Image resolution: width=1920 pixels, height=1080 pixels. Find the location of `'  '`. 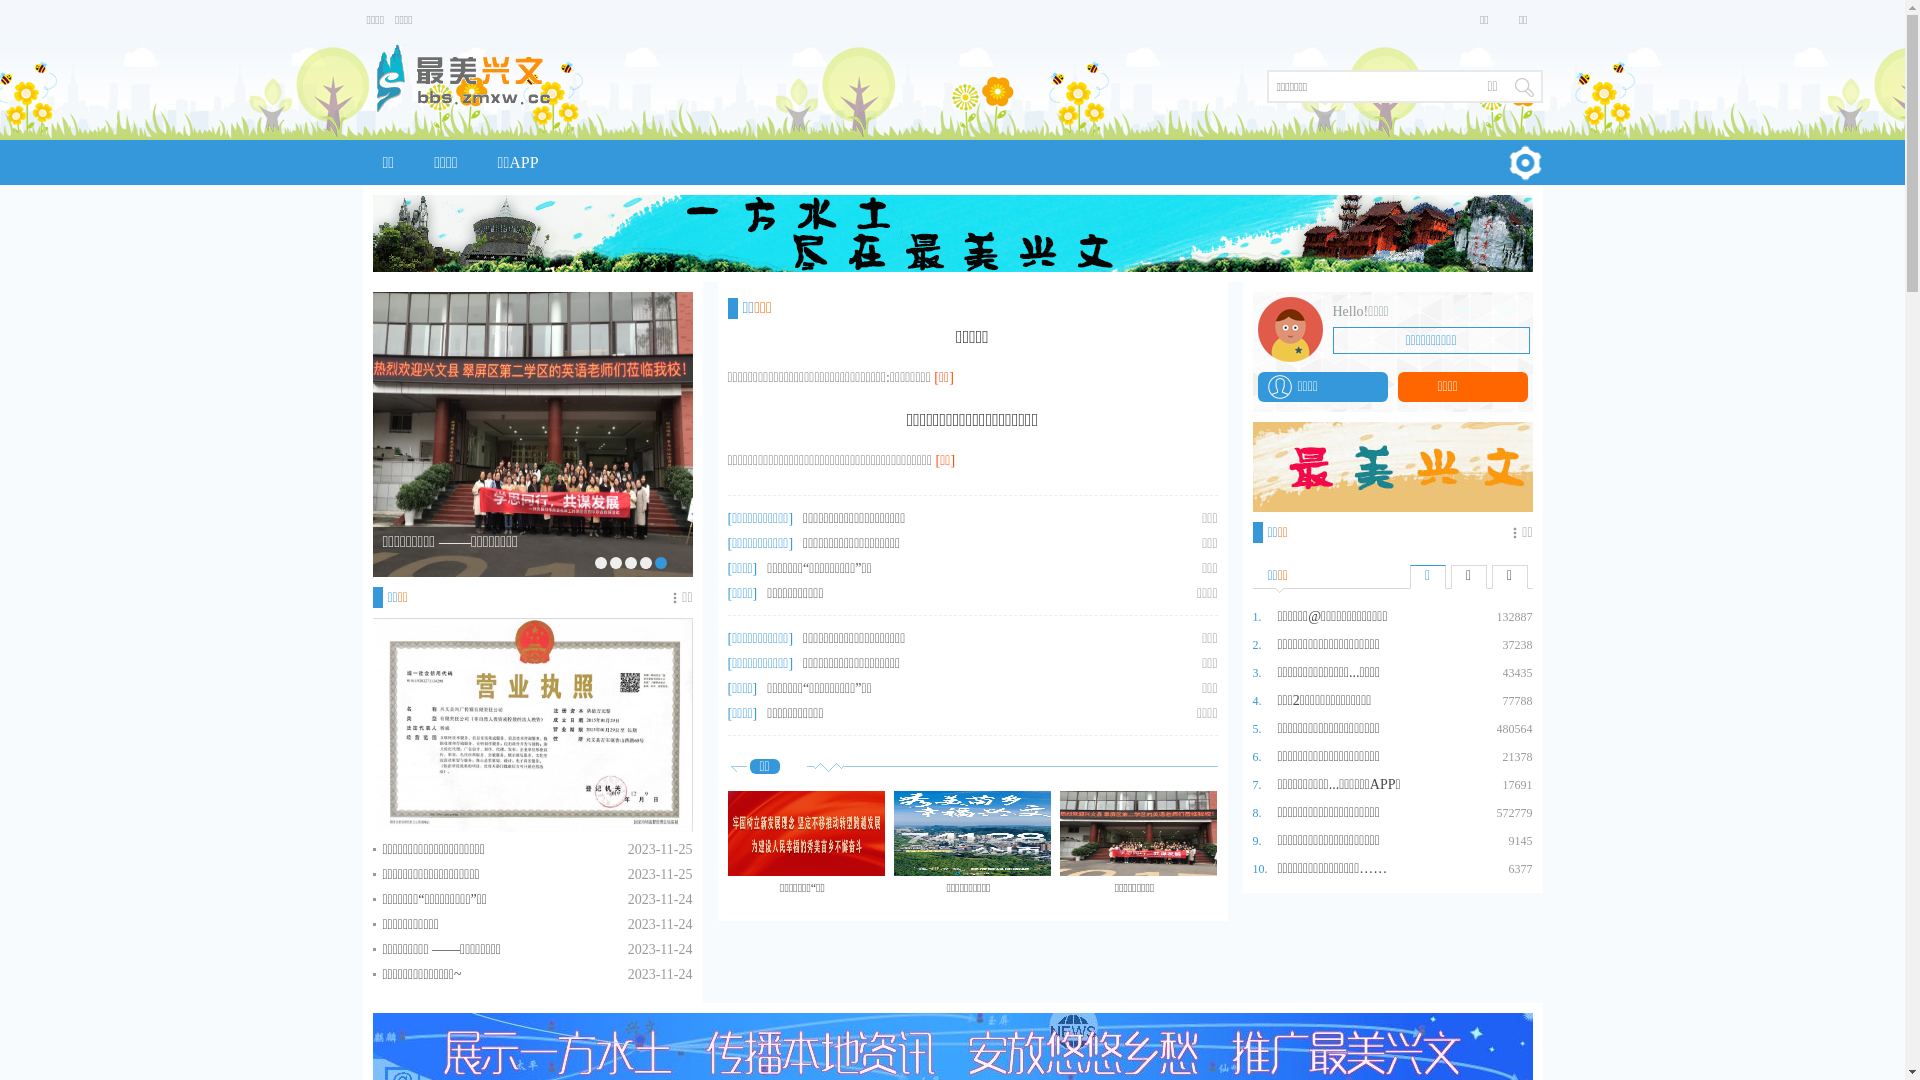

'  ' is located at coordinates (1523, 85).